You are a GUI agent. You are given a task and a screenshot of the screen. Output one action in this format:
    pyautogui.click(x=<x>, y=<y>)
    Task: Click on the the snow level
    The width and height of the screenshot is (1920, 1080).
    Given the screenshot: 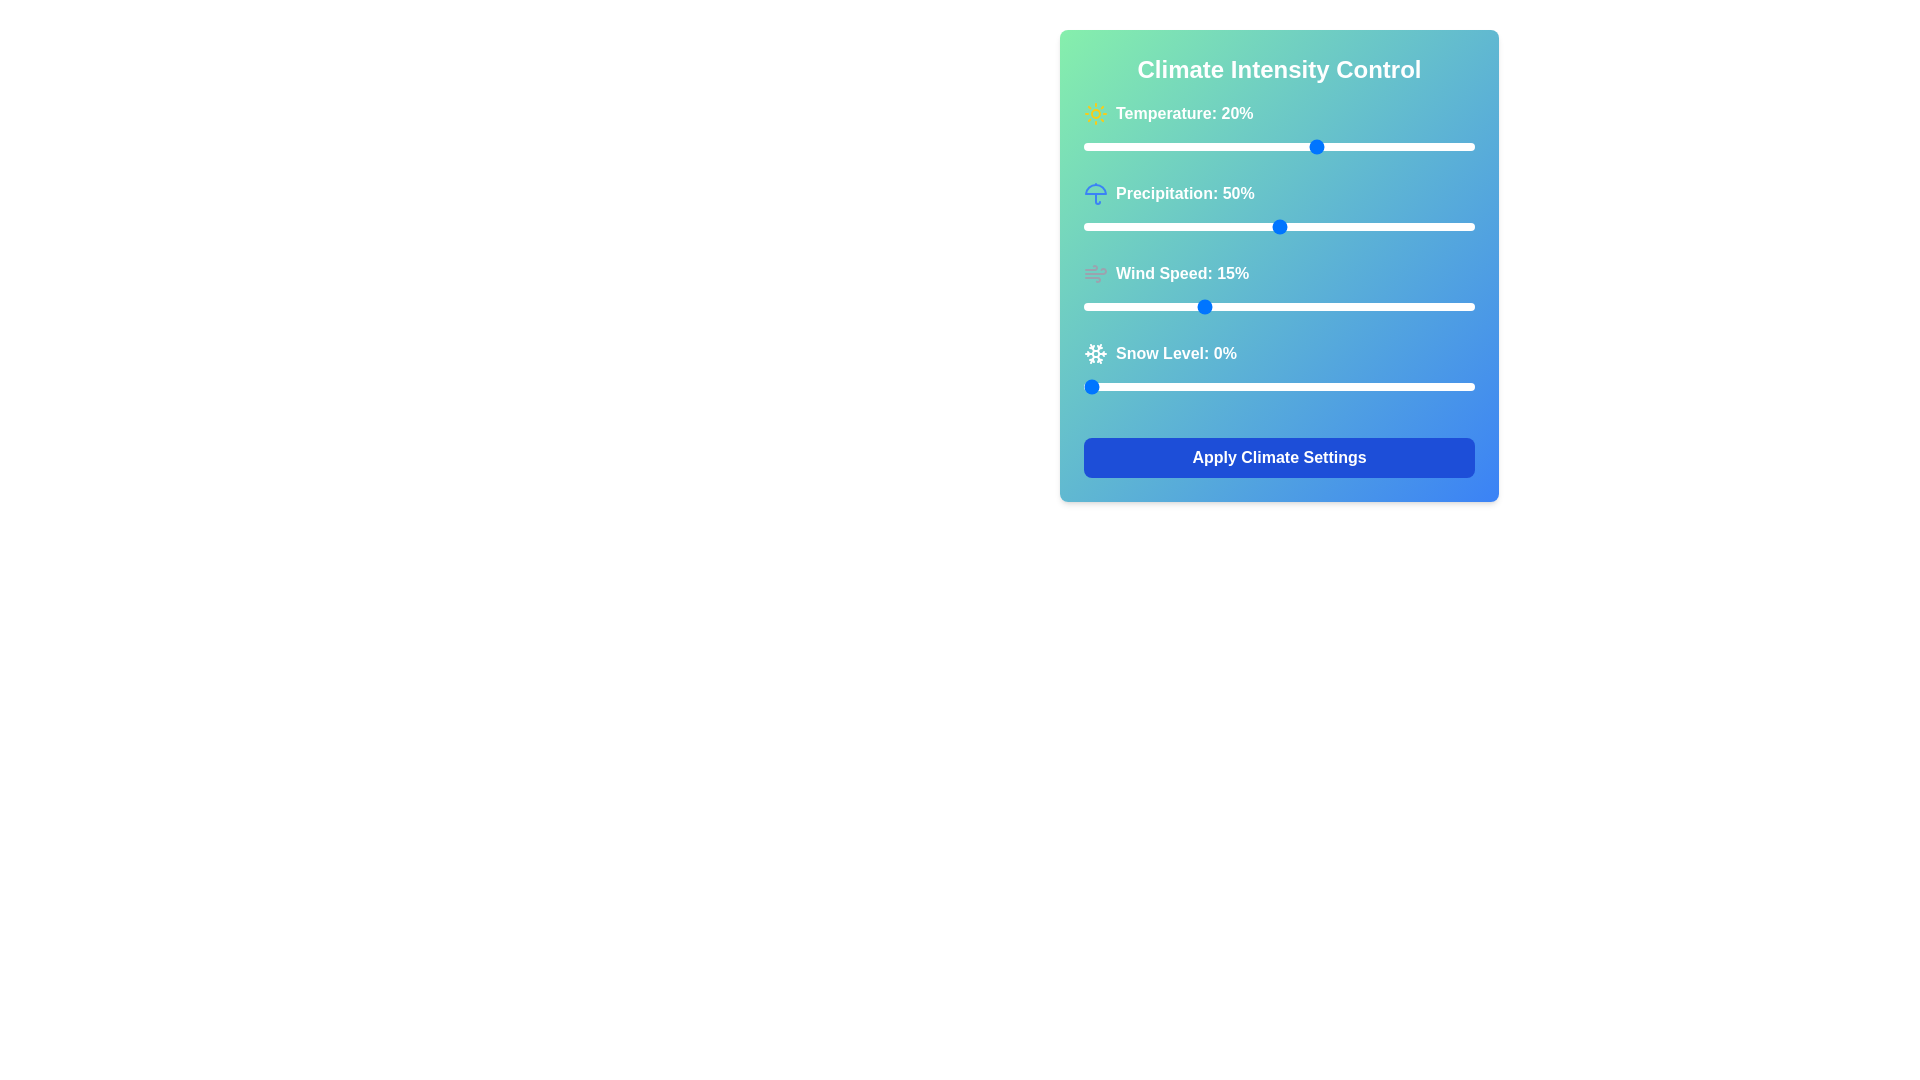 What is the action you would take?
    pyautogui.click(x=1090, y=386)
    